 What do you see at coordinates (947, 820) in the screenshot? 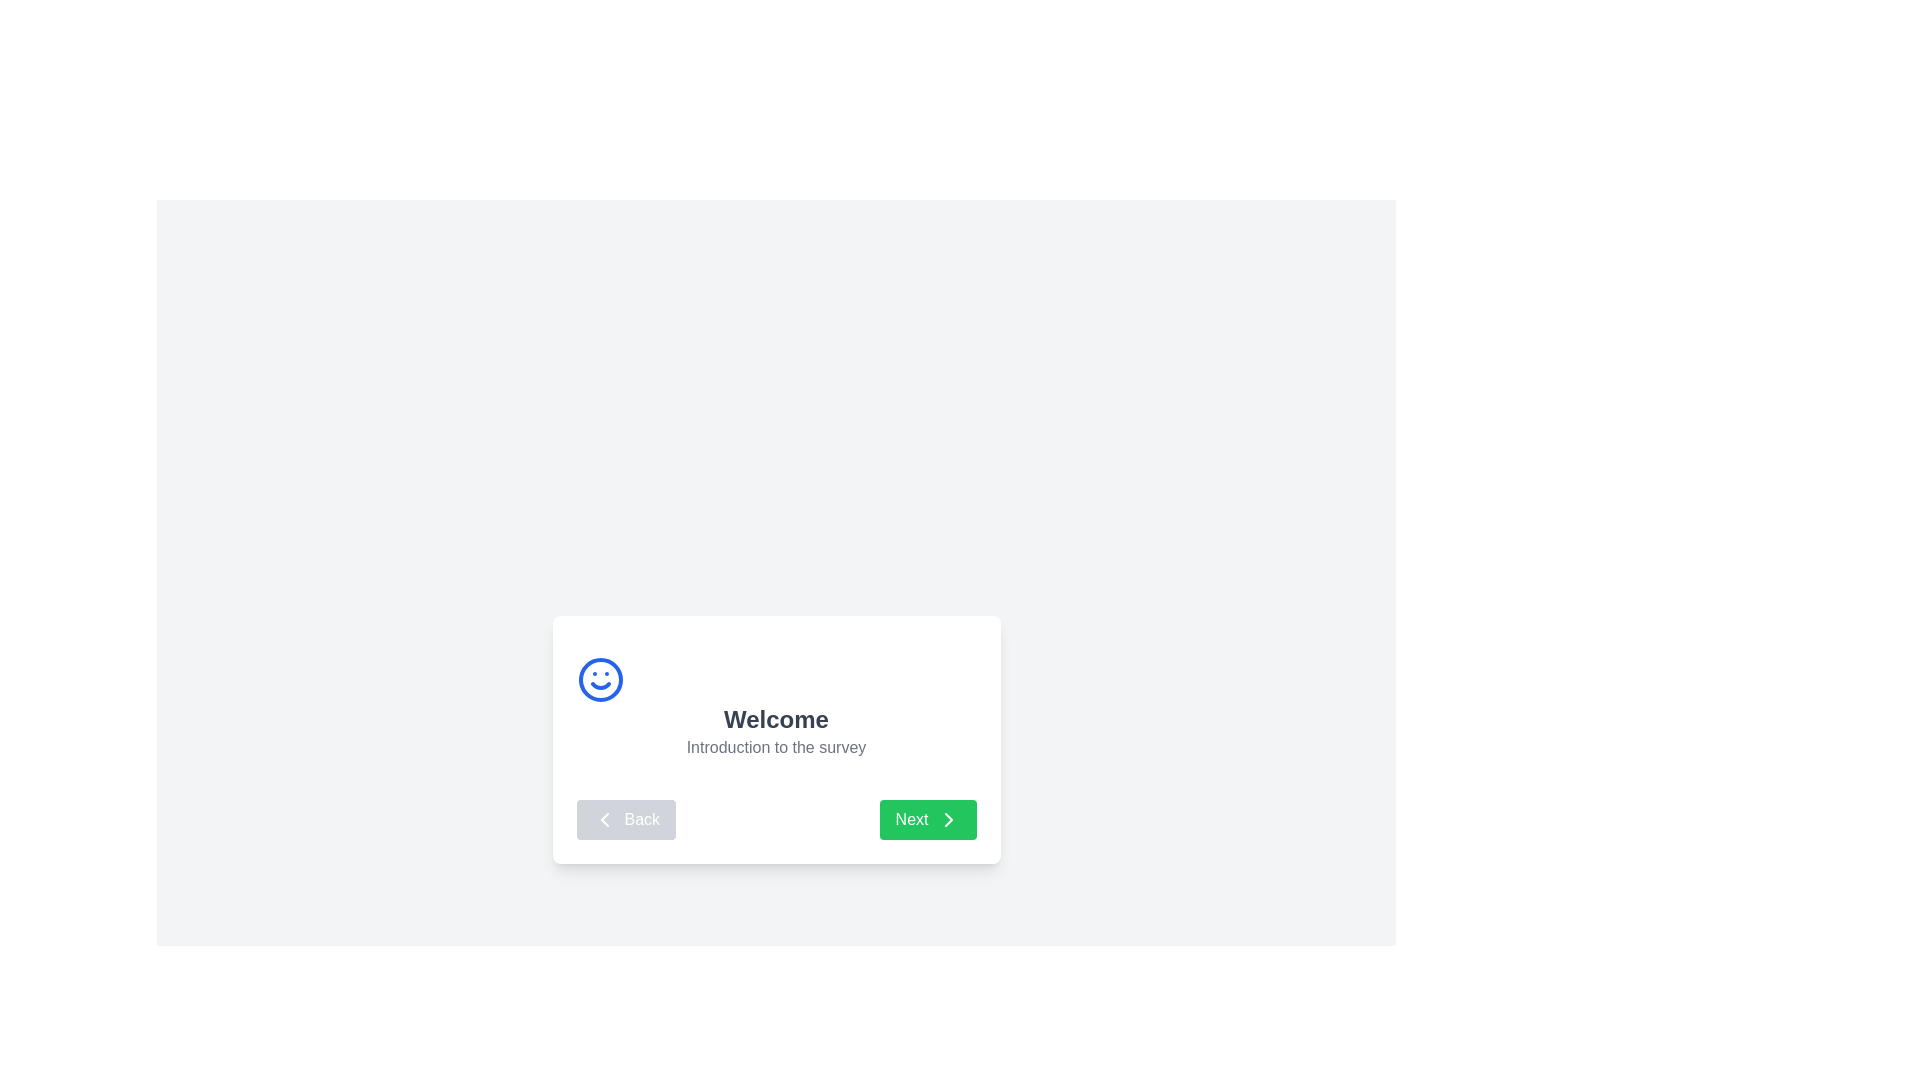
I see `the right-facing chevron arrow icon that is located within the green 'Next' button at the lower right corner of the dialog box labeled 'Welcome'` at bounding box center [947, 820].